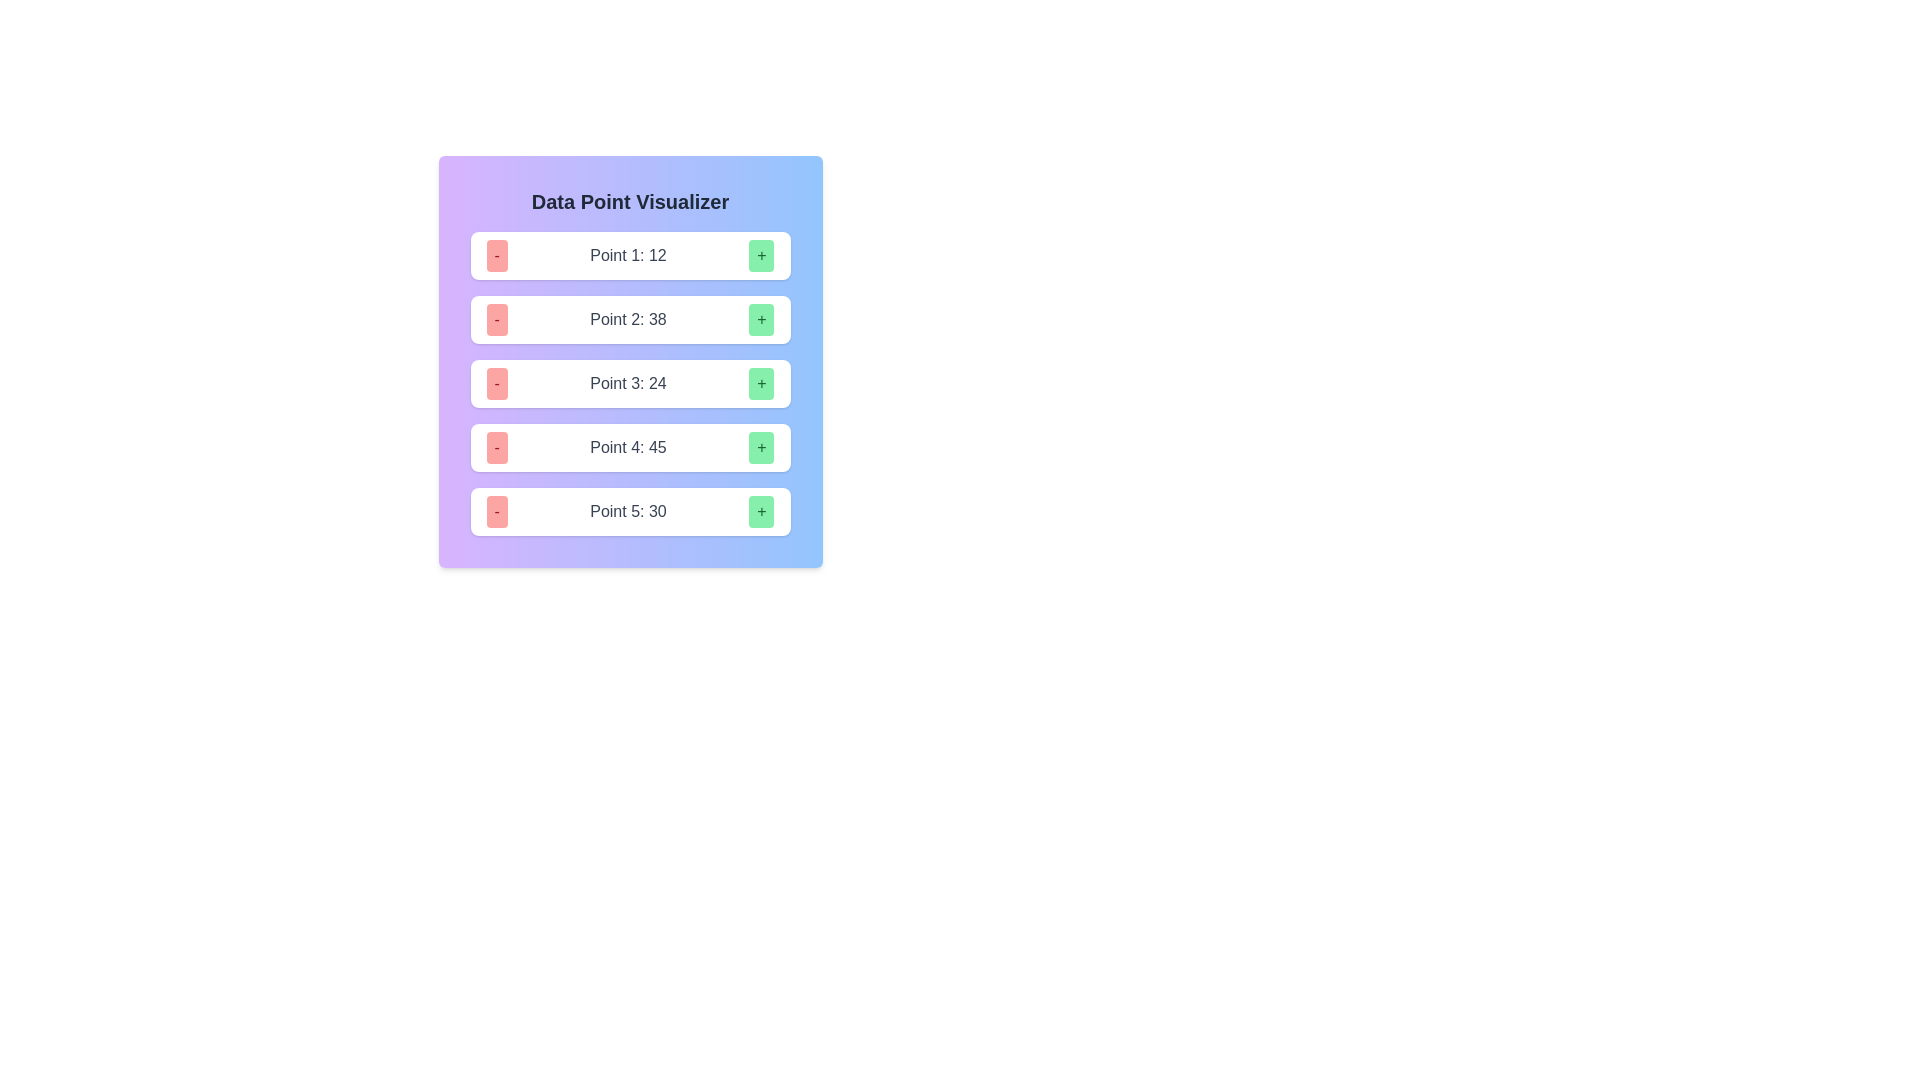  Describe the element at coordinates (497, 446) in the screenshot. I see `the decrement button for 'Point 4: 45'` at that location.